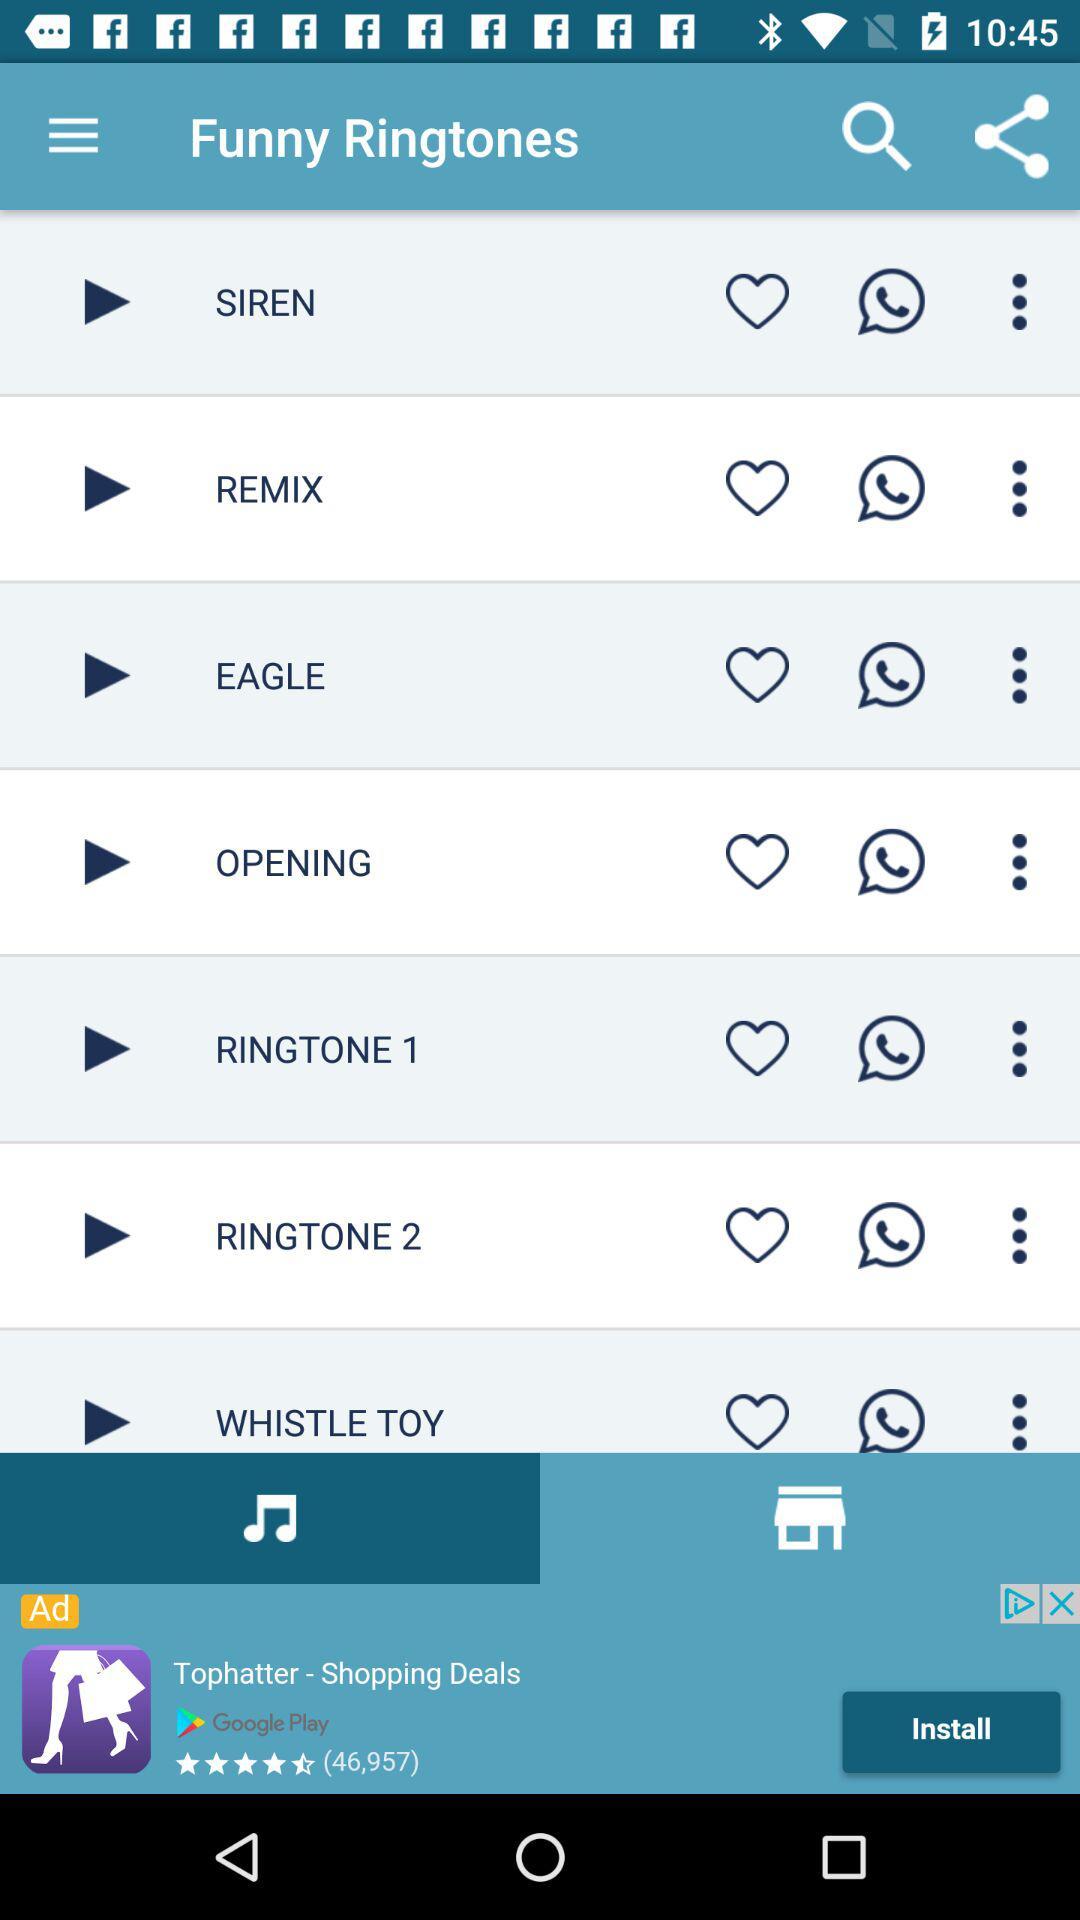 Image resolution: width=1080 pixels, height=1920 pixels. What do you see at coordinates (890, 1413) in the screenshot?
I see `ringtone` at bounding box center [890, 1413].